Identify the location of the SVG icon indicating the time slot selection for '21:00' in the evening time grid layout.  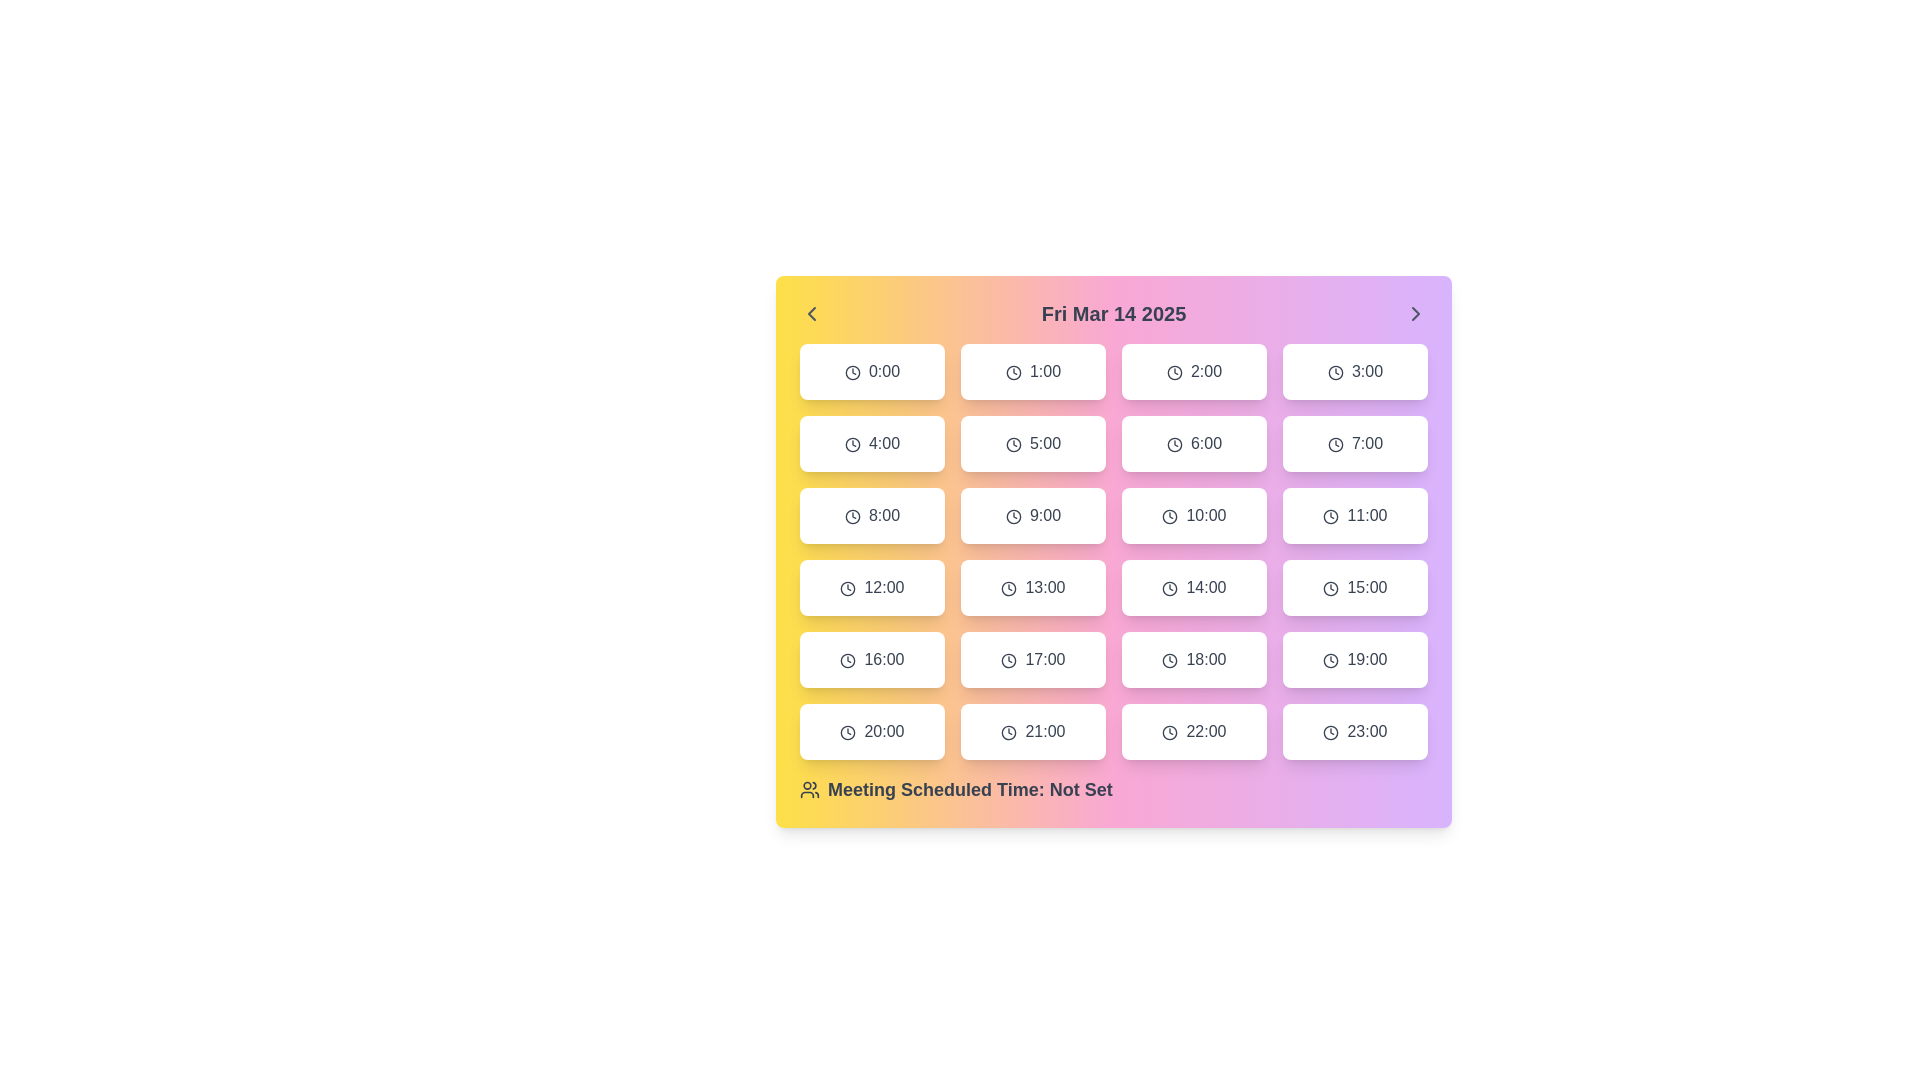
(1009, 732).